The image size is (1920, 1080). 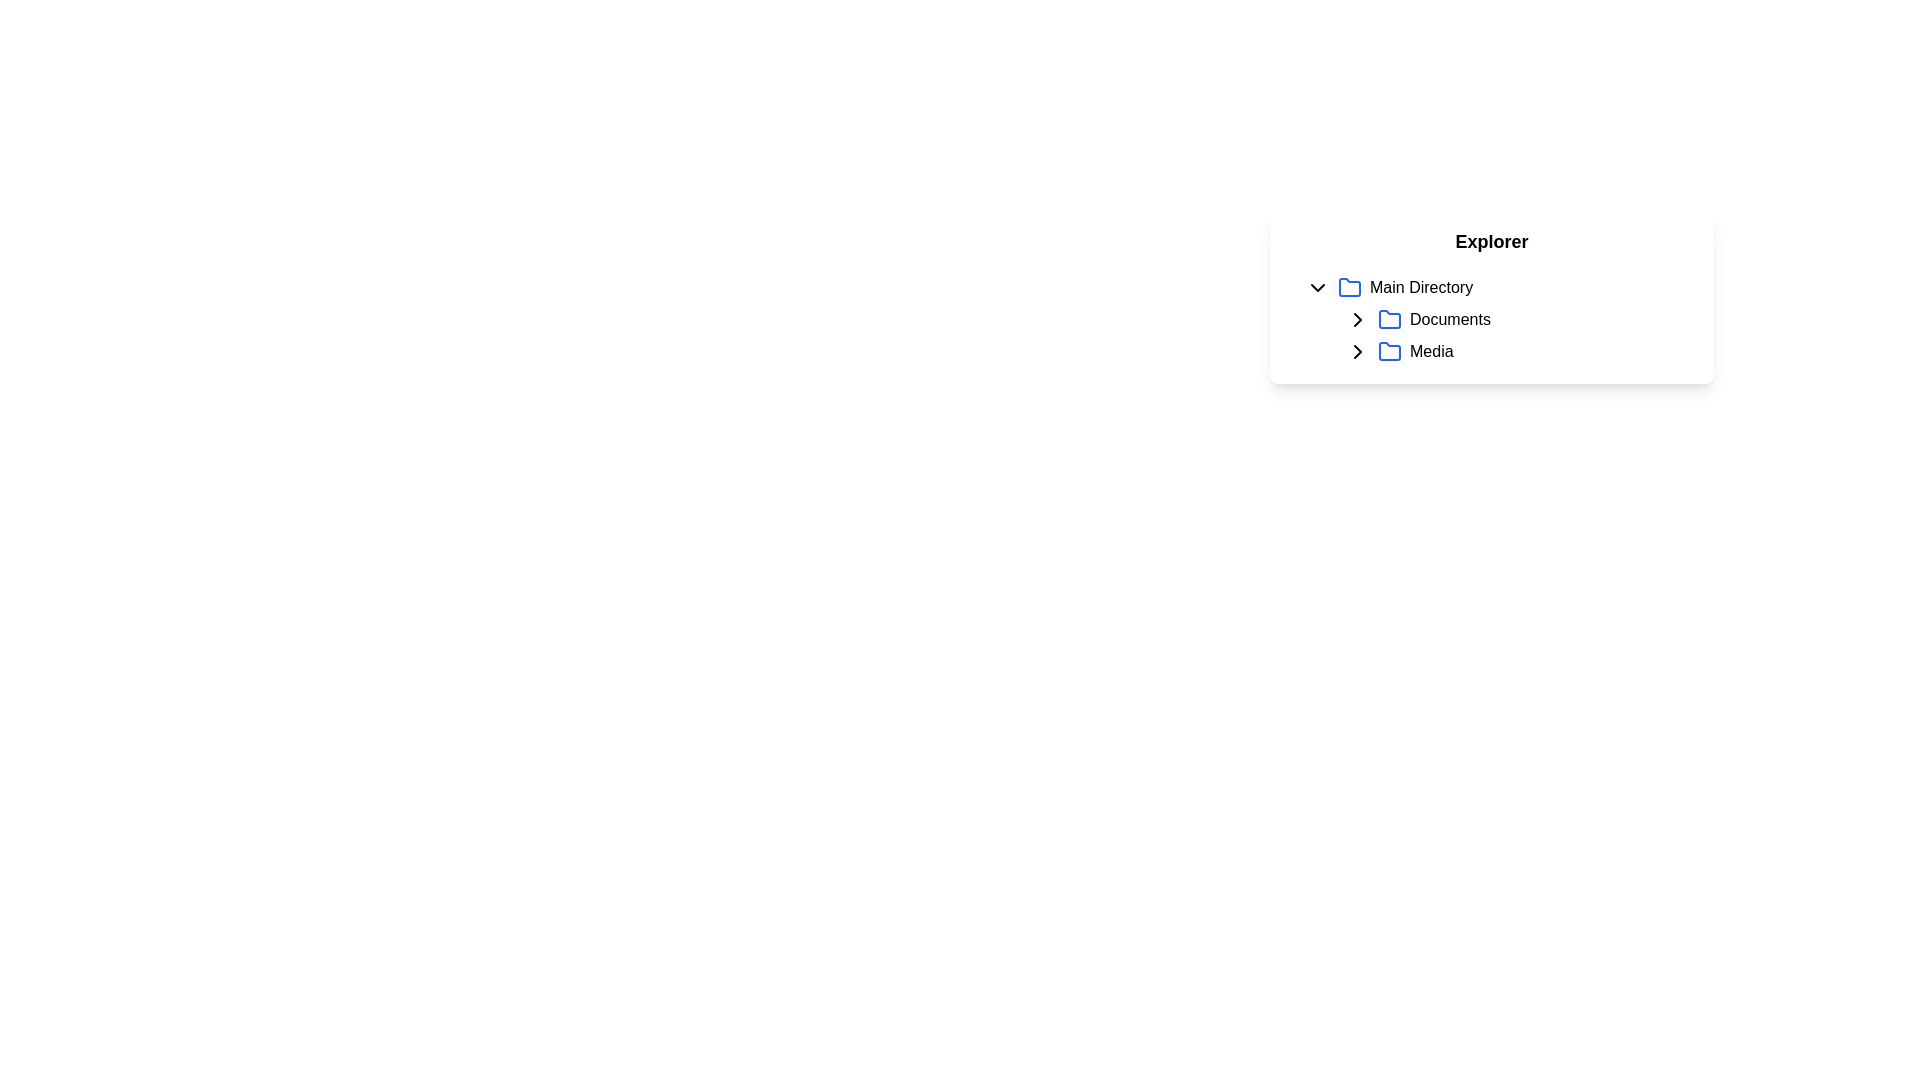 I want to click on the 'Main Directory' folder icon in the 'Explorer' list, which is the first folder icon preceding the 'Documents' and 'Media' icons, so click(x=1349, y=287).